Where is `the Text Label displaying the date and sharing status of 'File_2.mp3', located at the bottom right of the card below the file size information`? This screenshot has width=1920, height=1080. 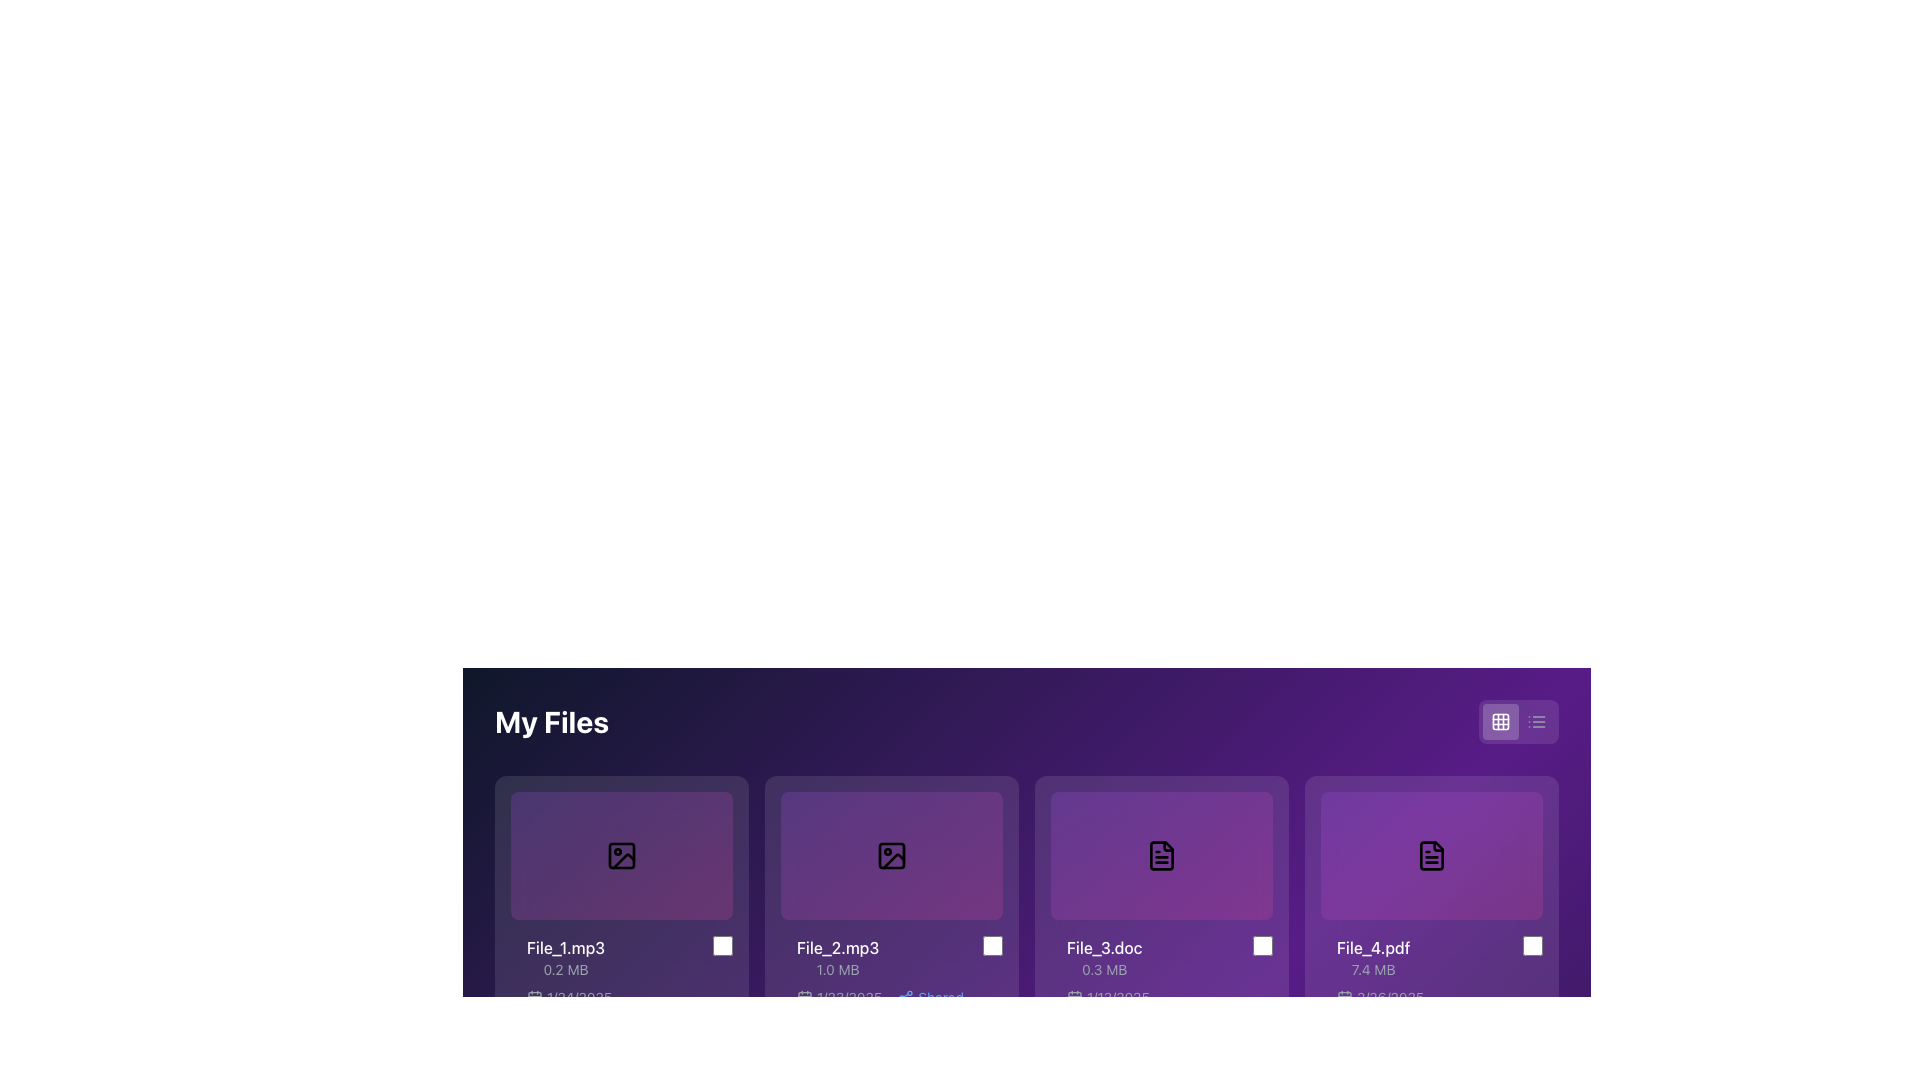 the Text Label displaying the date and sharing status of 'File_2.mp3', located at the bottom right of the card below the file size information is located at coordinates (899, 998).